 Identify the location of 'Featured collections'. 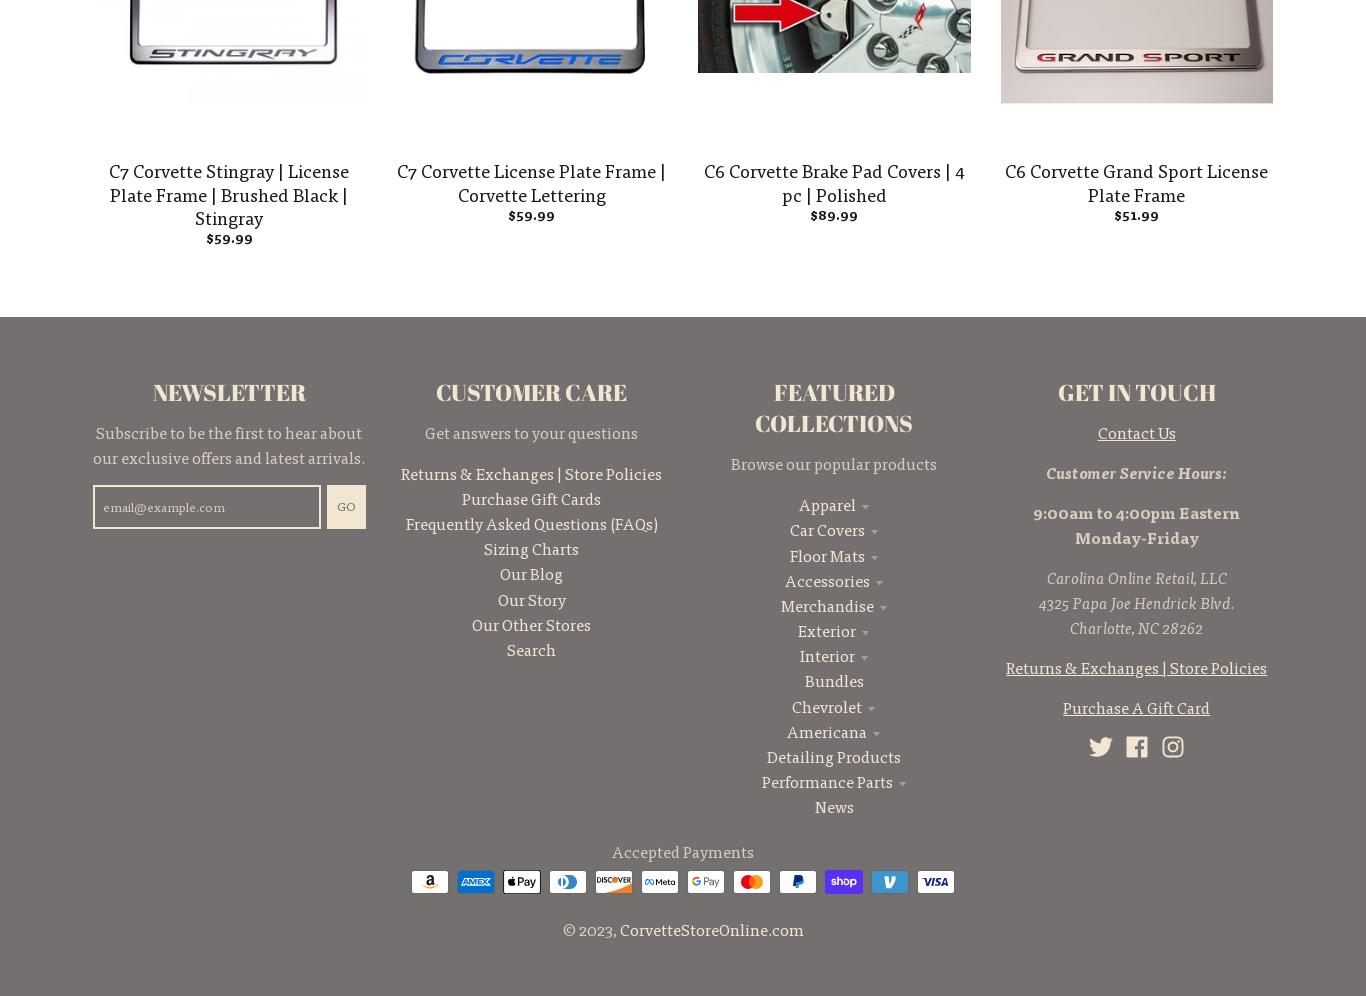
(832, 406).